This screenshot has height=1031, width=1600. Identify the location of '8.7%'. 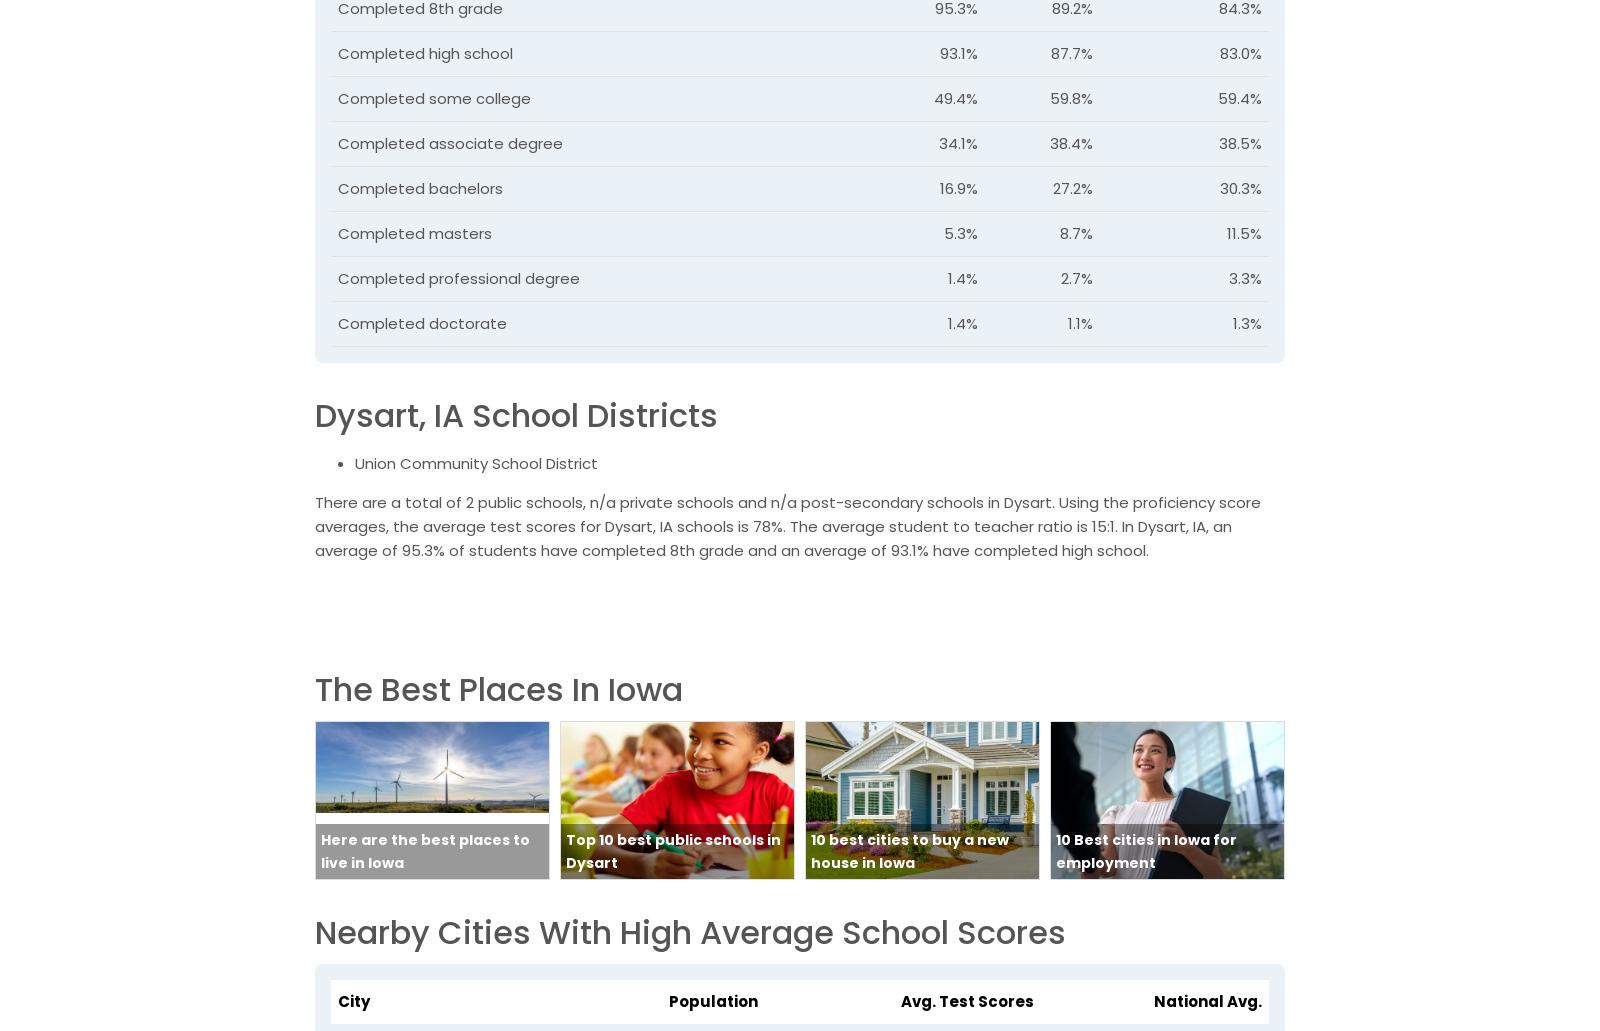
(1075, 233).